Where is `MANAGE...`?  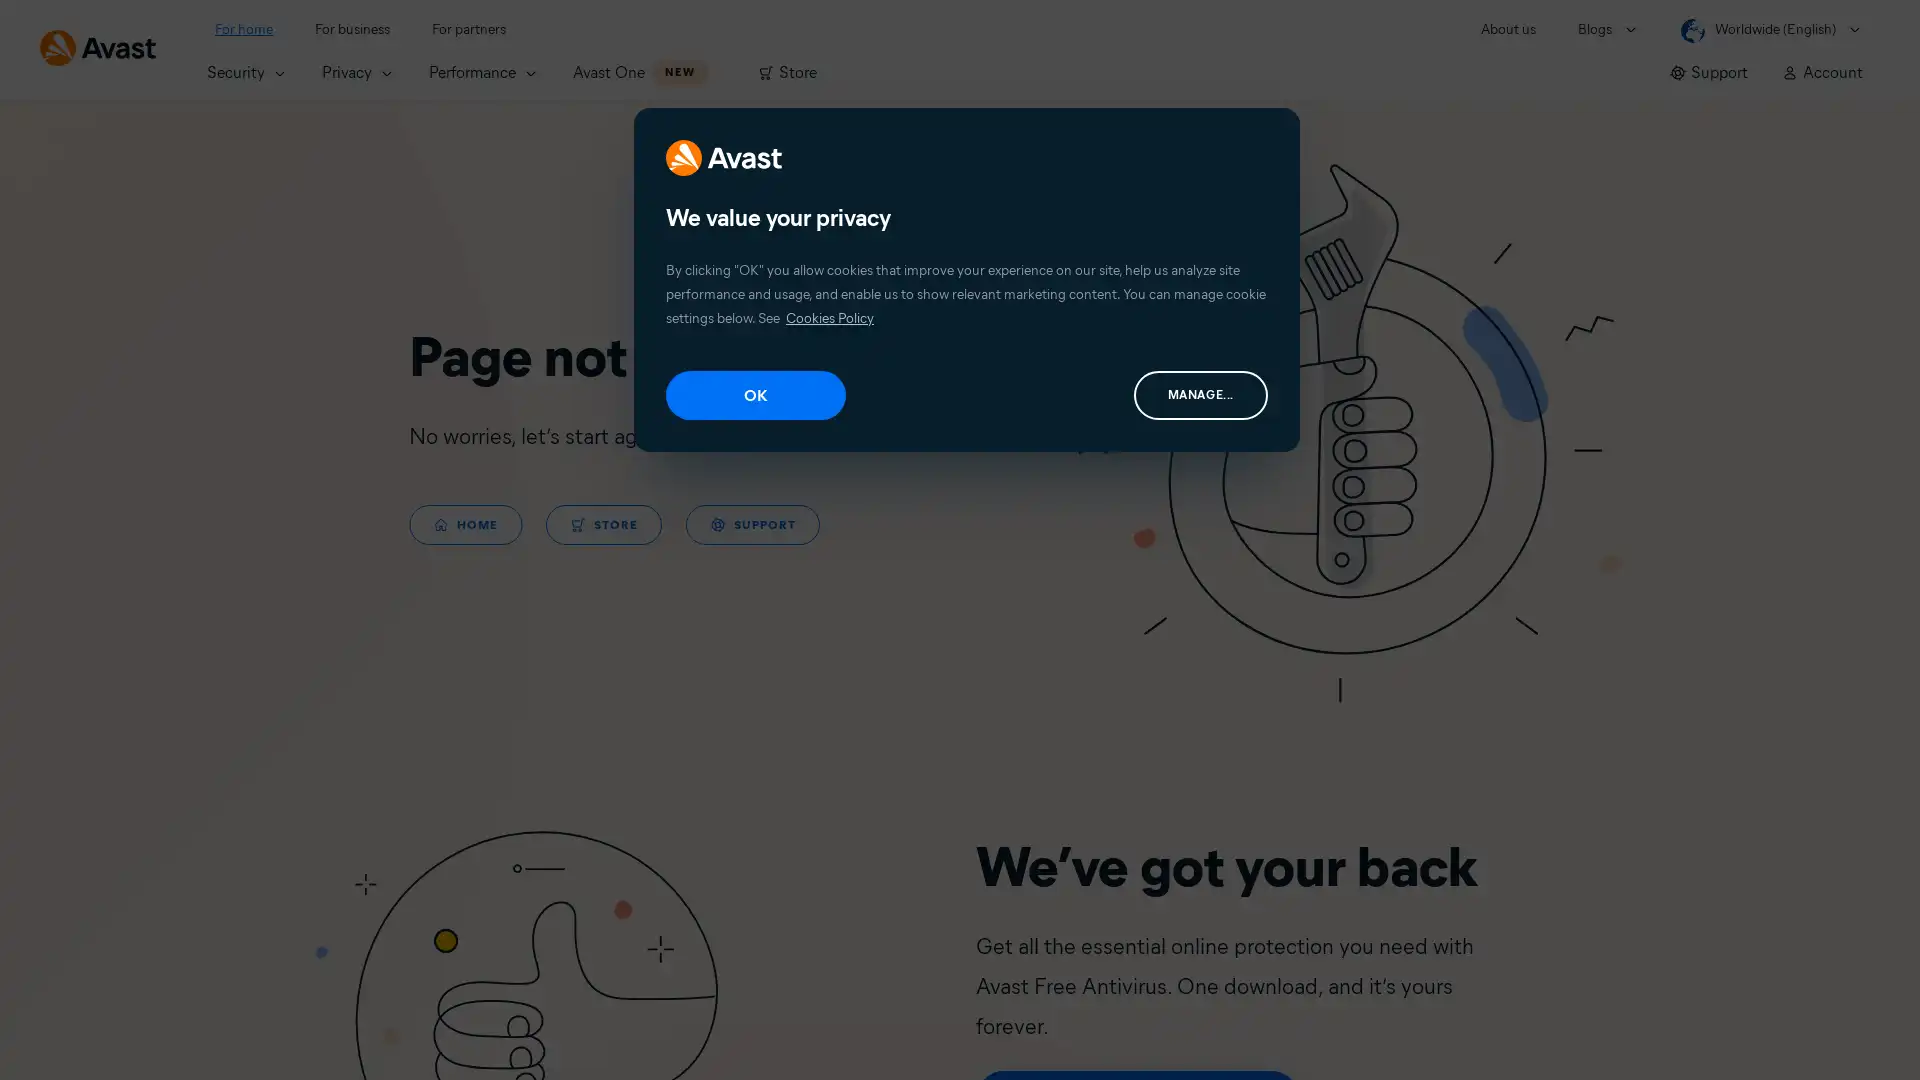
MANAGE... is located at coordinates (1200, 394).